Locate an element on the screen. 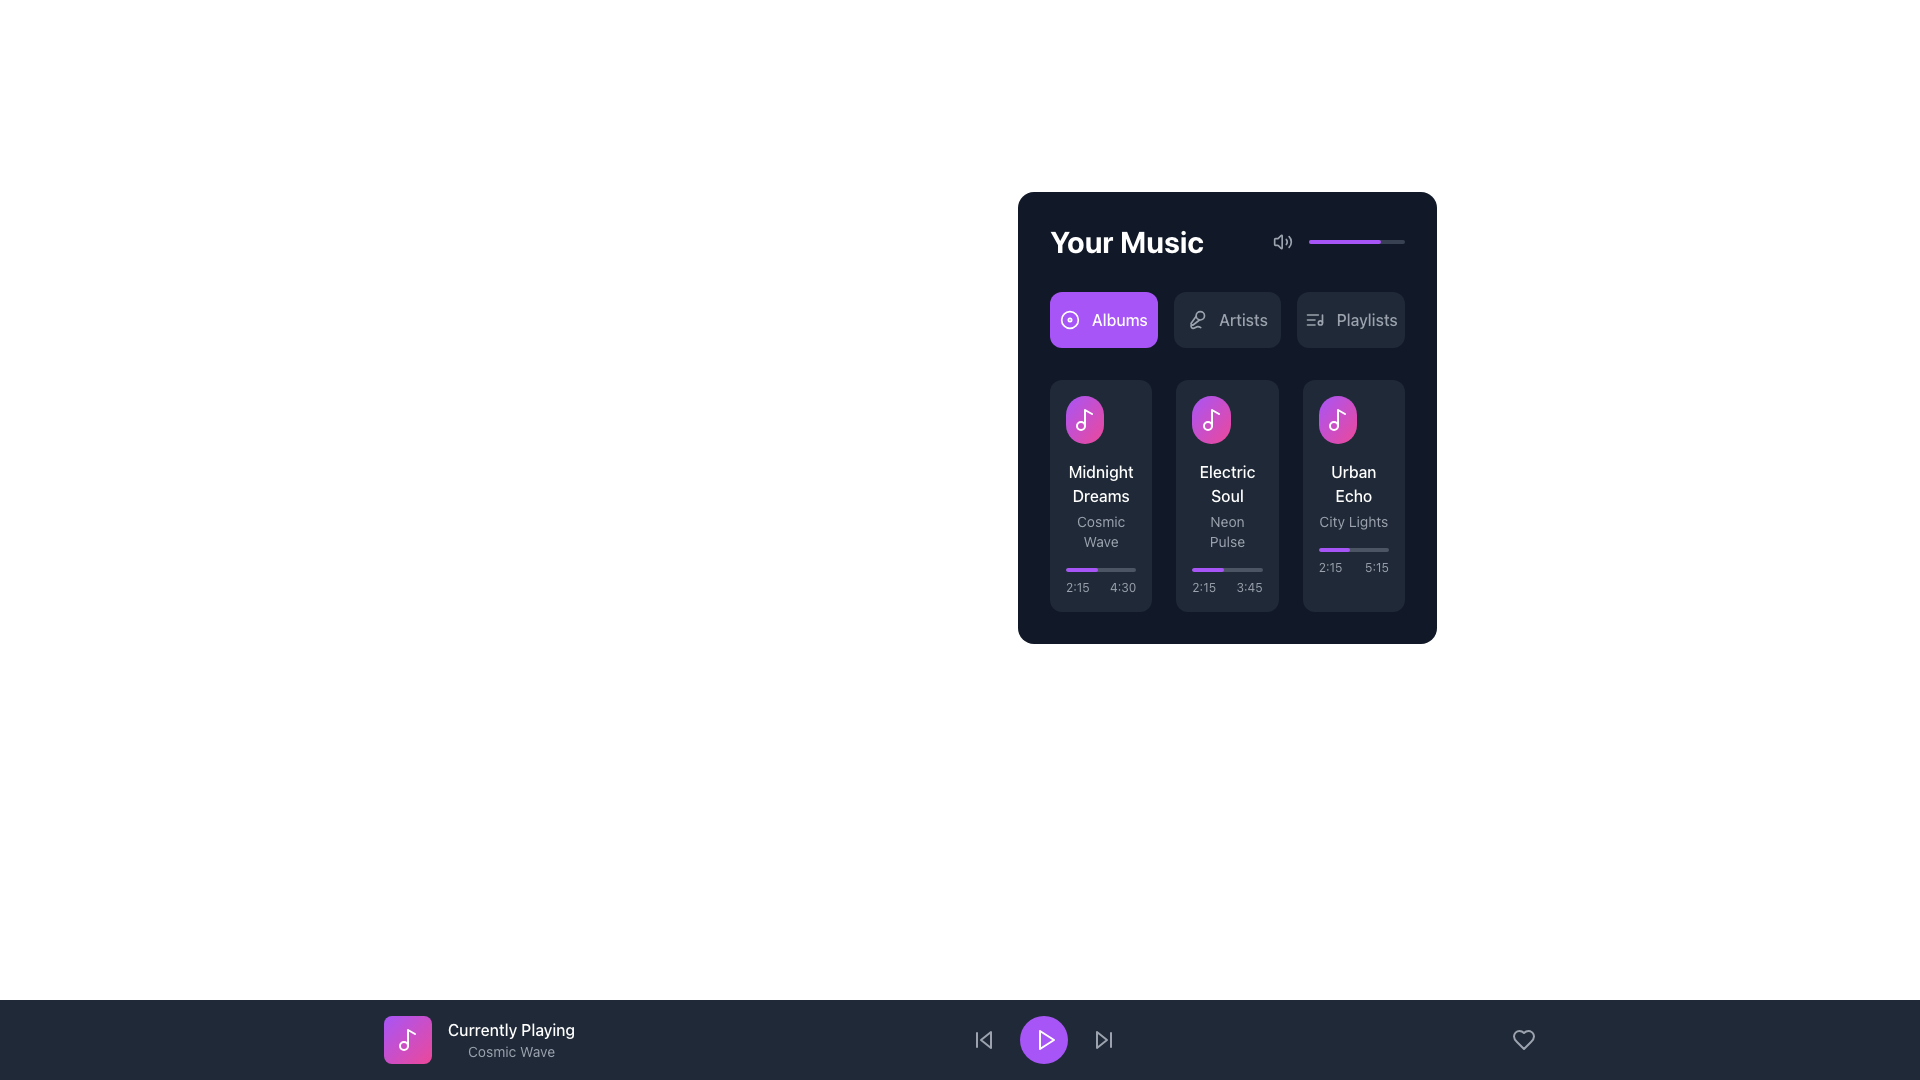 This screenshot has height=1080, width=1920. 'Albums' text label within the button located in the top-left portion of the music navigation UI, which is visually represented in a purple rounded rectangle just below the 'Your Music' heading is located at coordinates (1118, 319).